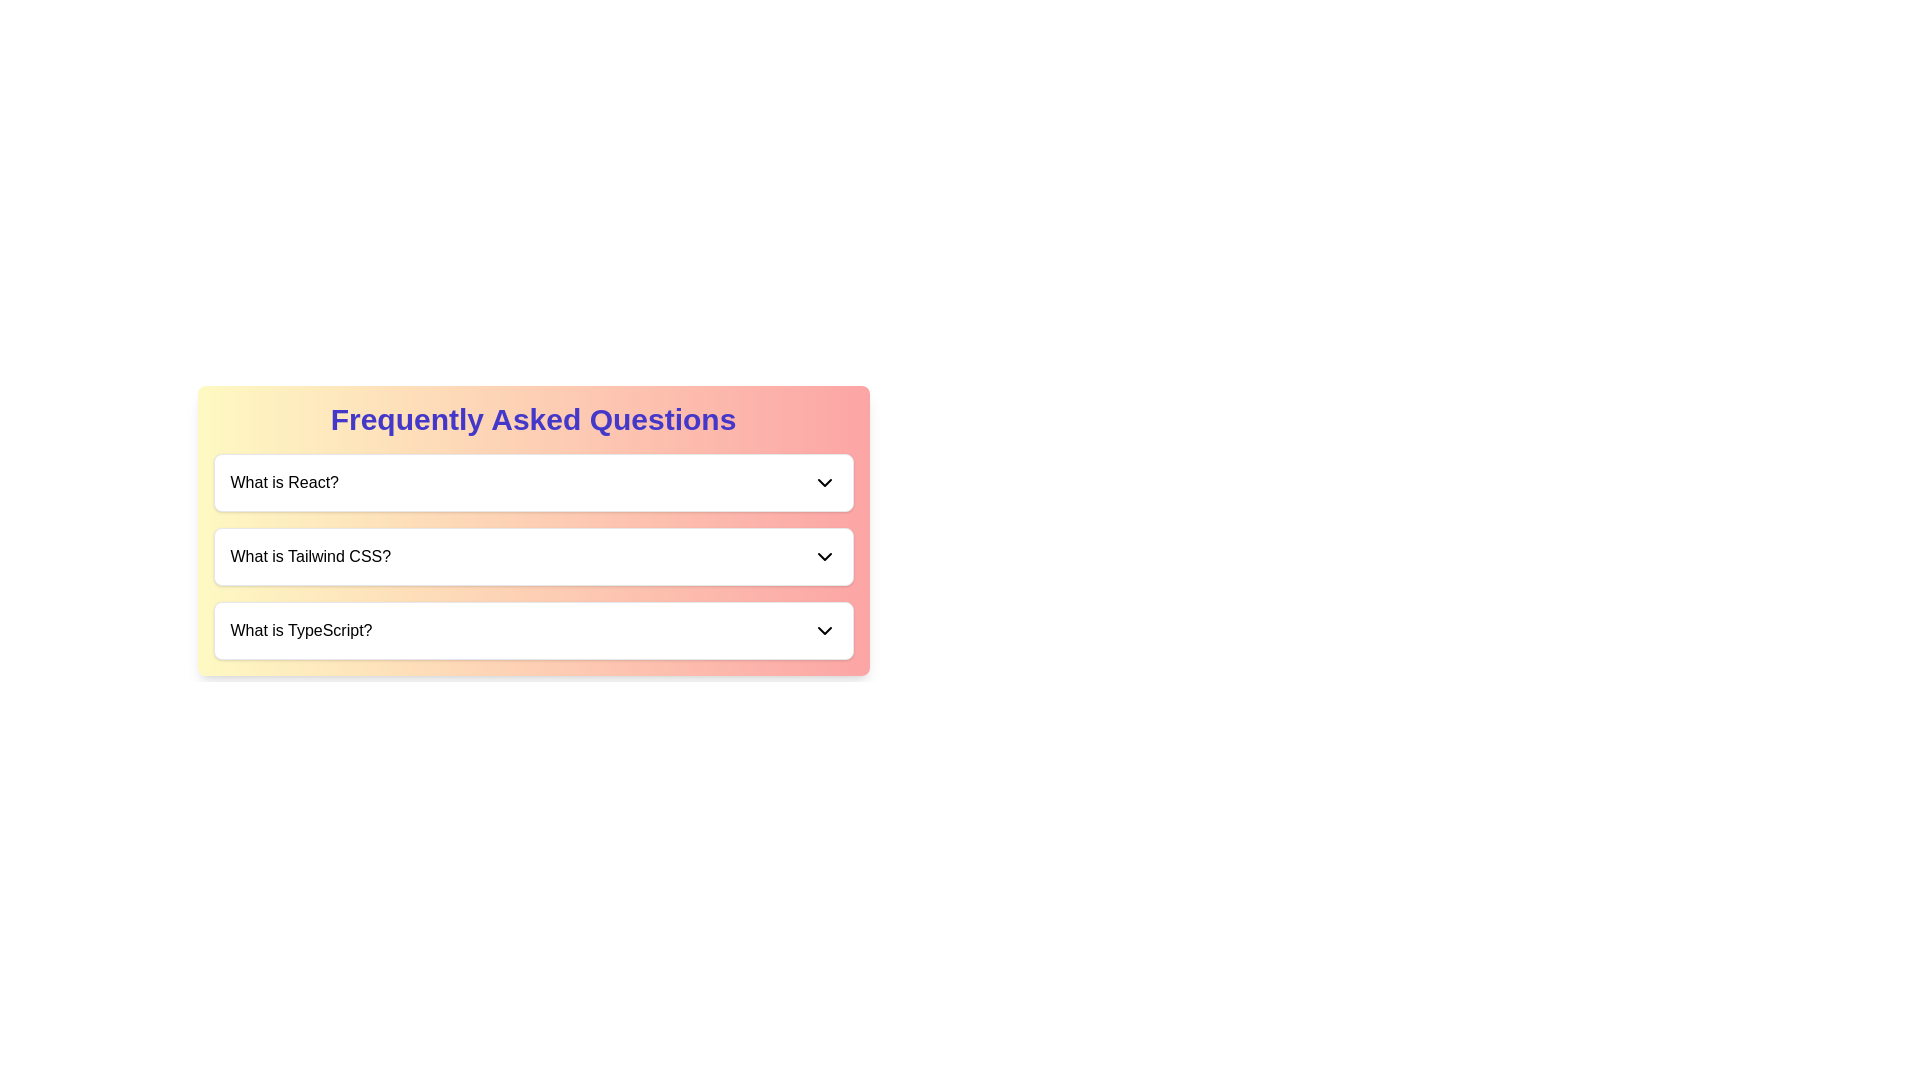 The width and height of the screenshot is (1920, 1080). What do you see at coordinates (533, 520) in the screenshot?
I see `question item 'What is Tailwind CSS?' from the dropdown list titled 'Frequently Asked Questions'` at bounding box center [533, 520].